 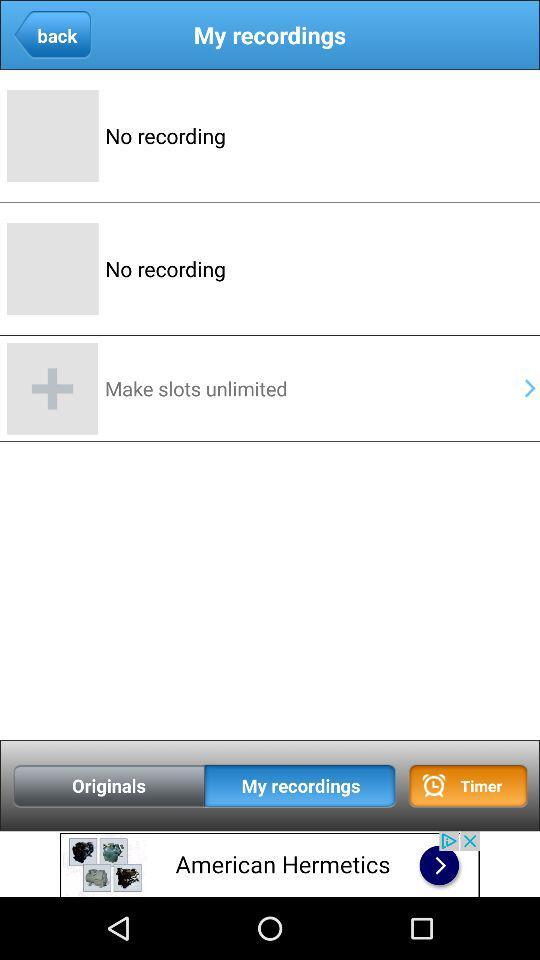 I want to click on american hermetics add, so click(x=270, y=863).